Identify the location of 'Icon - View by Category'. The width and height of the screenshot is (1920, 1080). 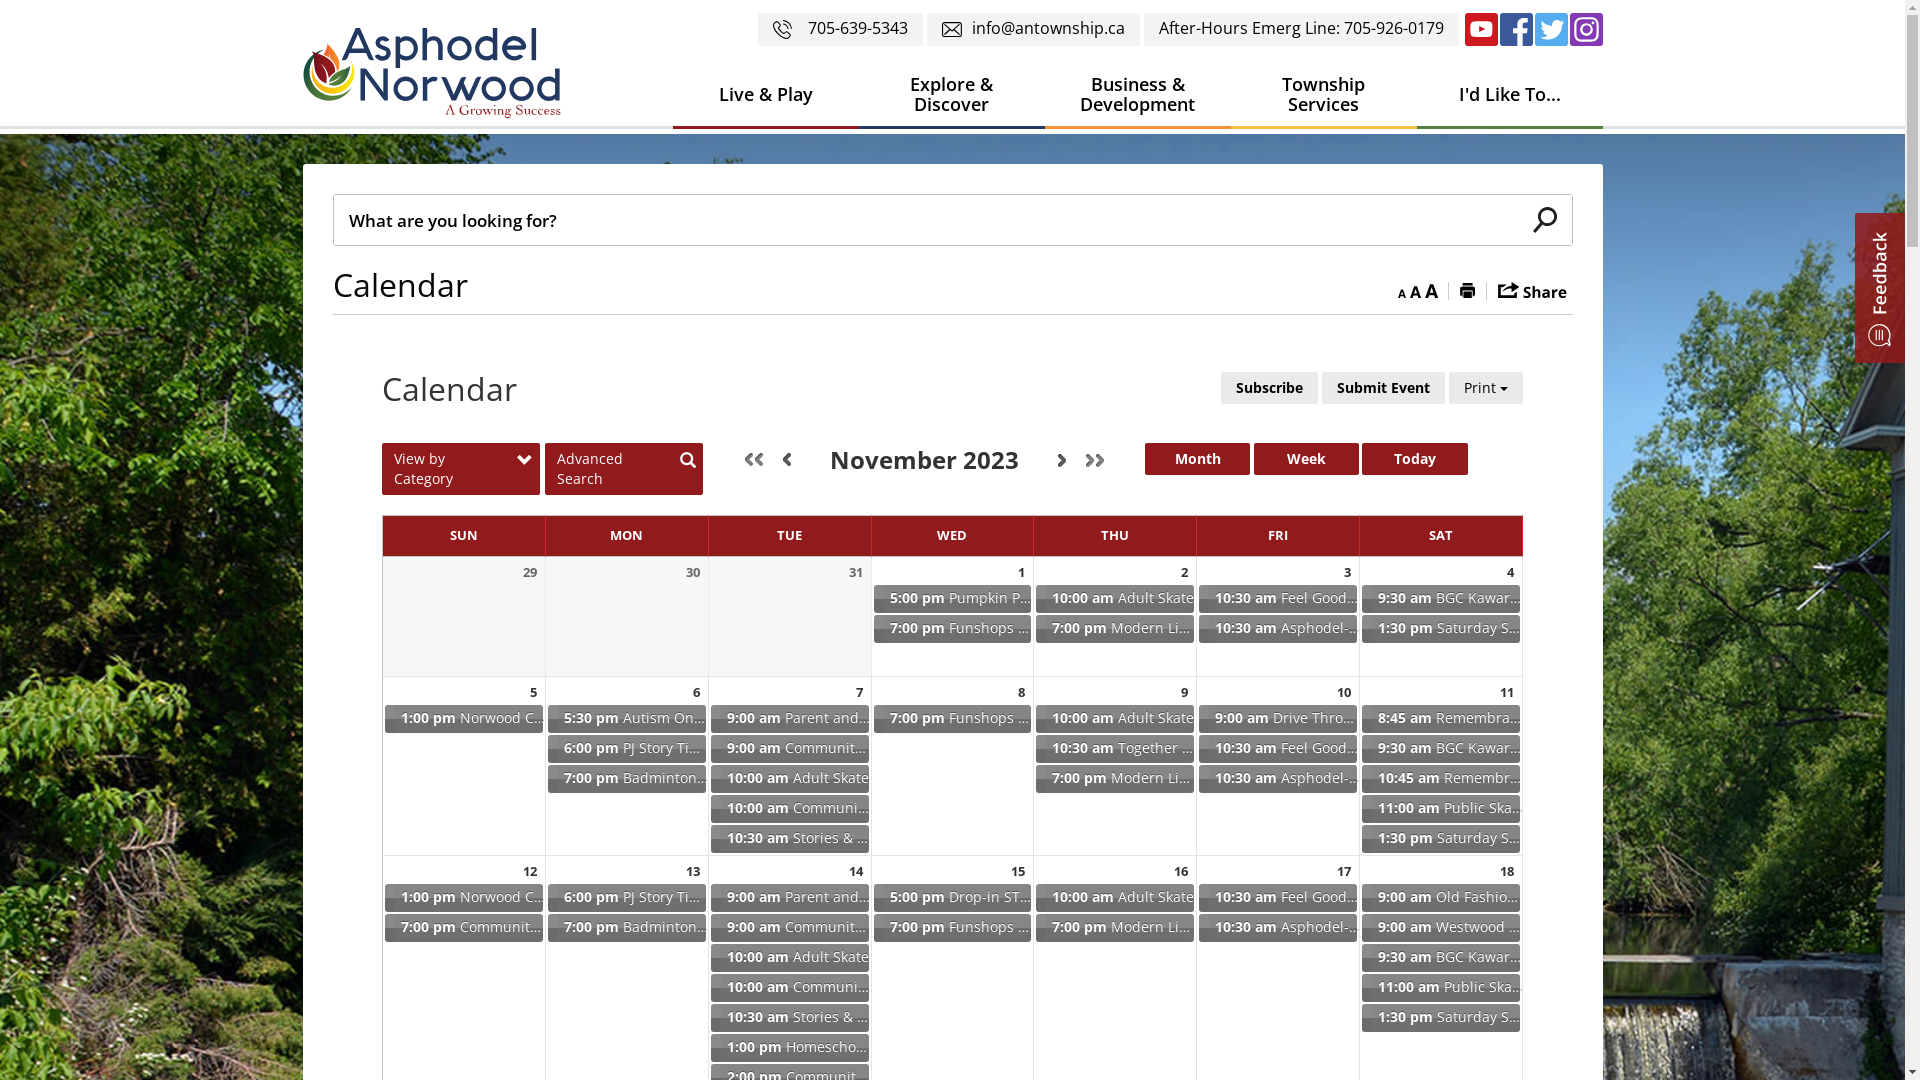
(524, 461).